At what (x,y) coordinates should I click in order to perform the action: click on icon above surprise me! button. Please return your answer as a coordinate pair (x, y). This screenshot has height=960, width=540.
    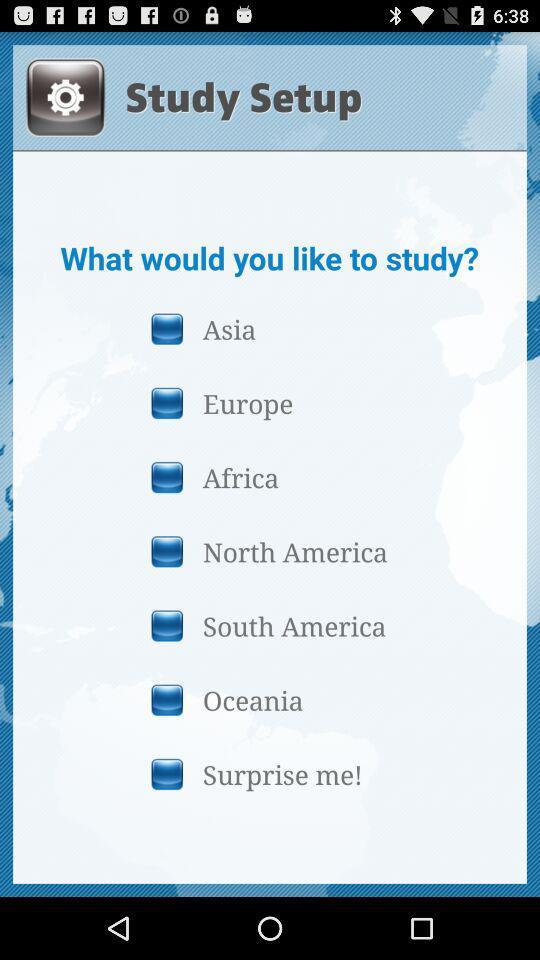
    Looking at the image, I should click on (269, 700).